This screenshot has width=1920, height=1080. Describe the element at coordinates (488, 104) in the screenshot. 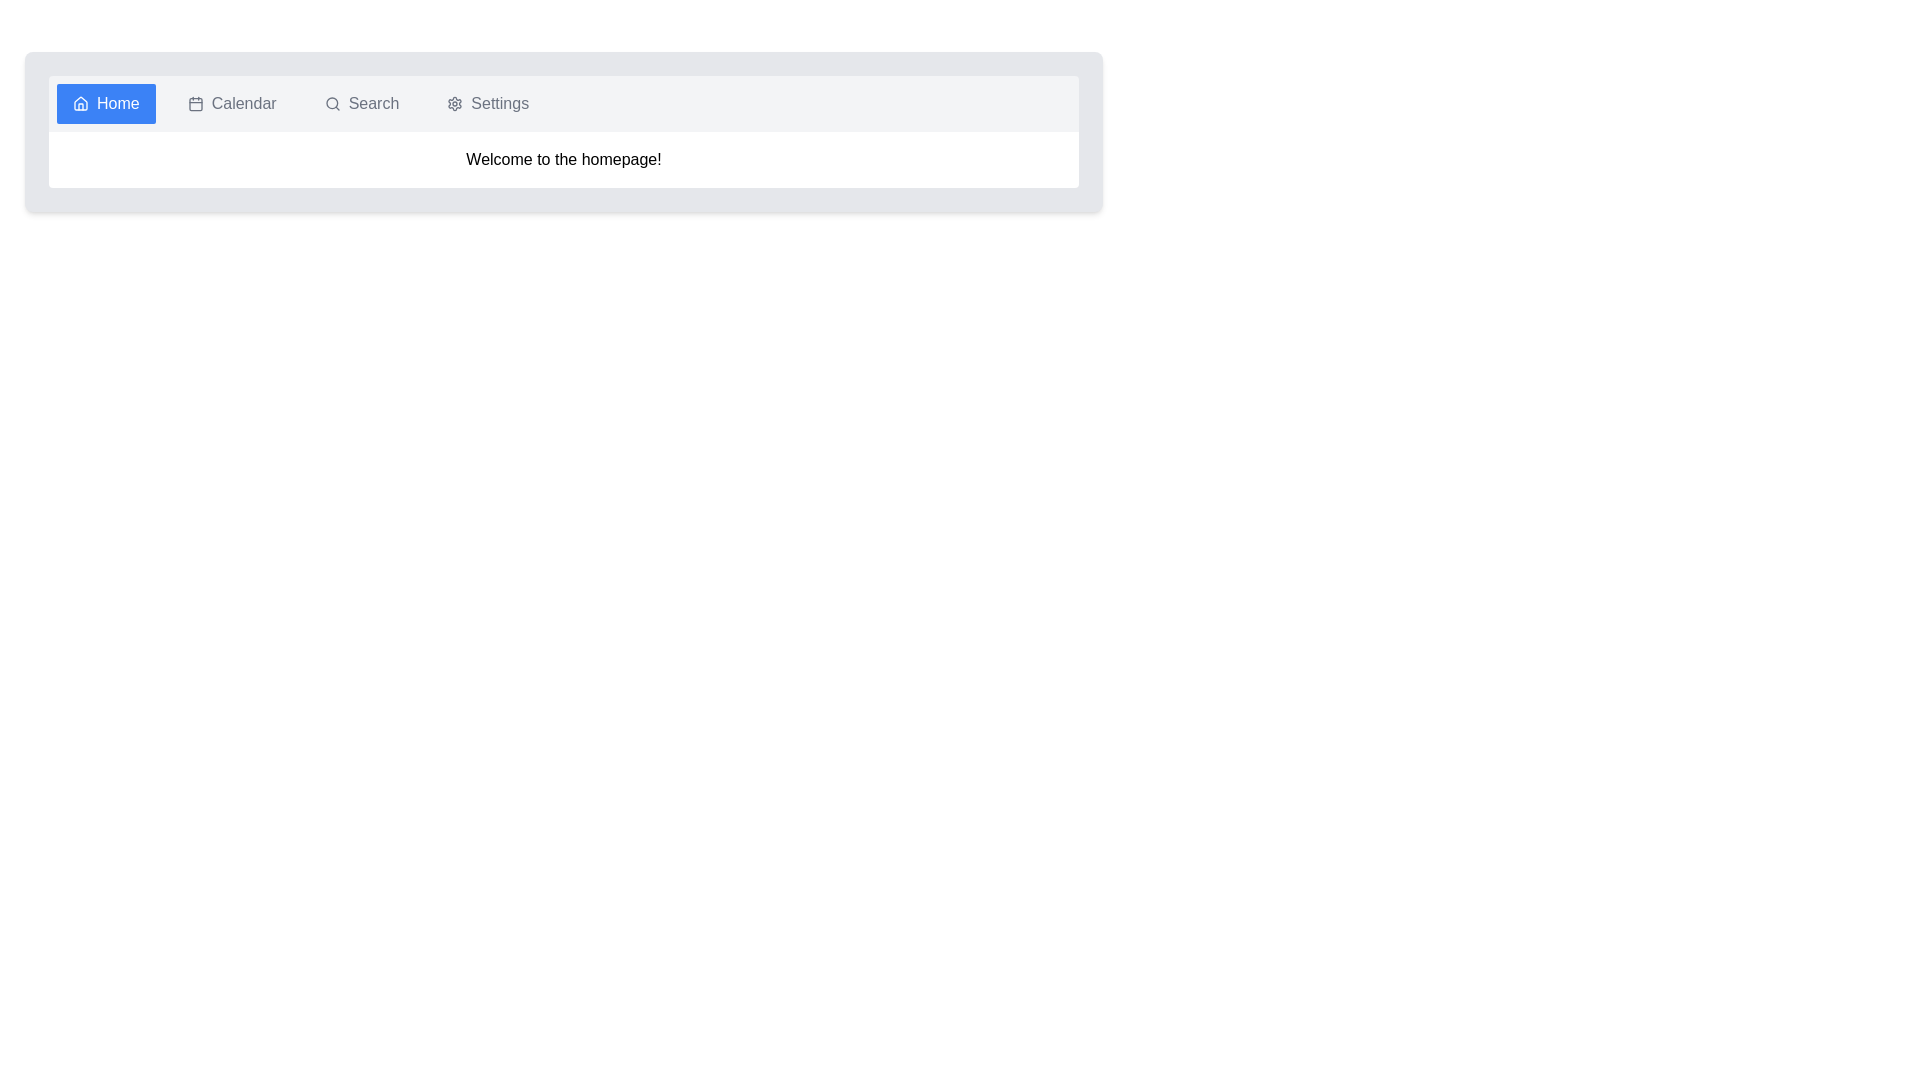

I see `the 'Settings' button with a cogwheel icon in the navigation bar` at that location.